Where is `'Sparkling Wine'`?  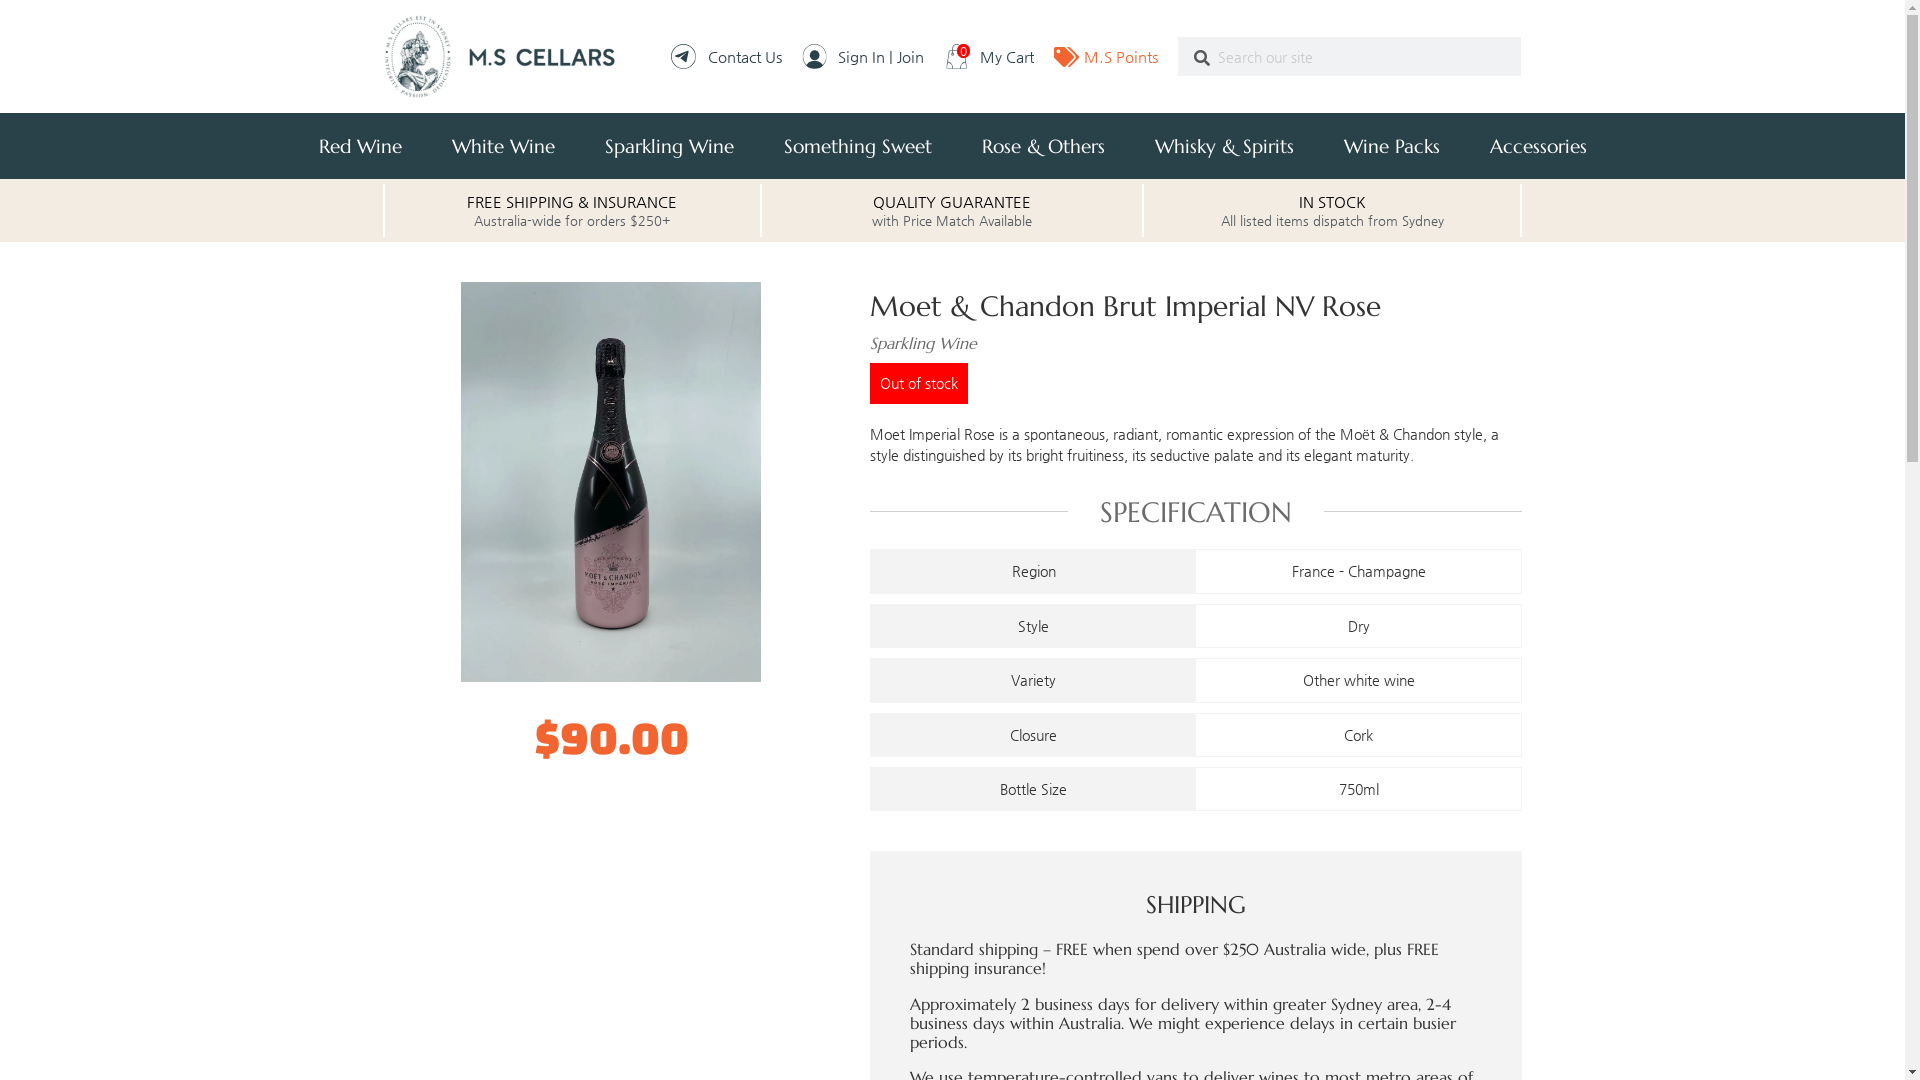
'Sparkling Wine' is located at coordinates (669, 145).